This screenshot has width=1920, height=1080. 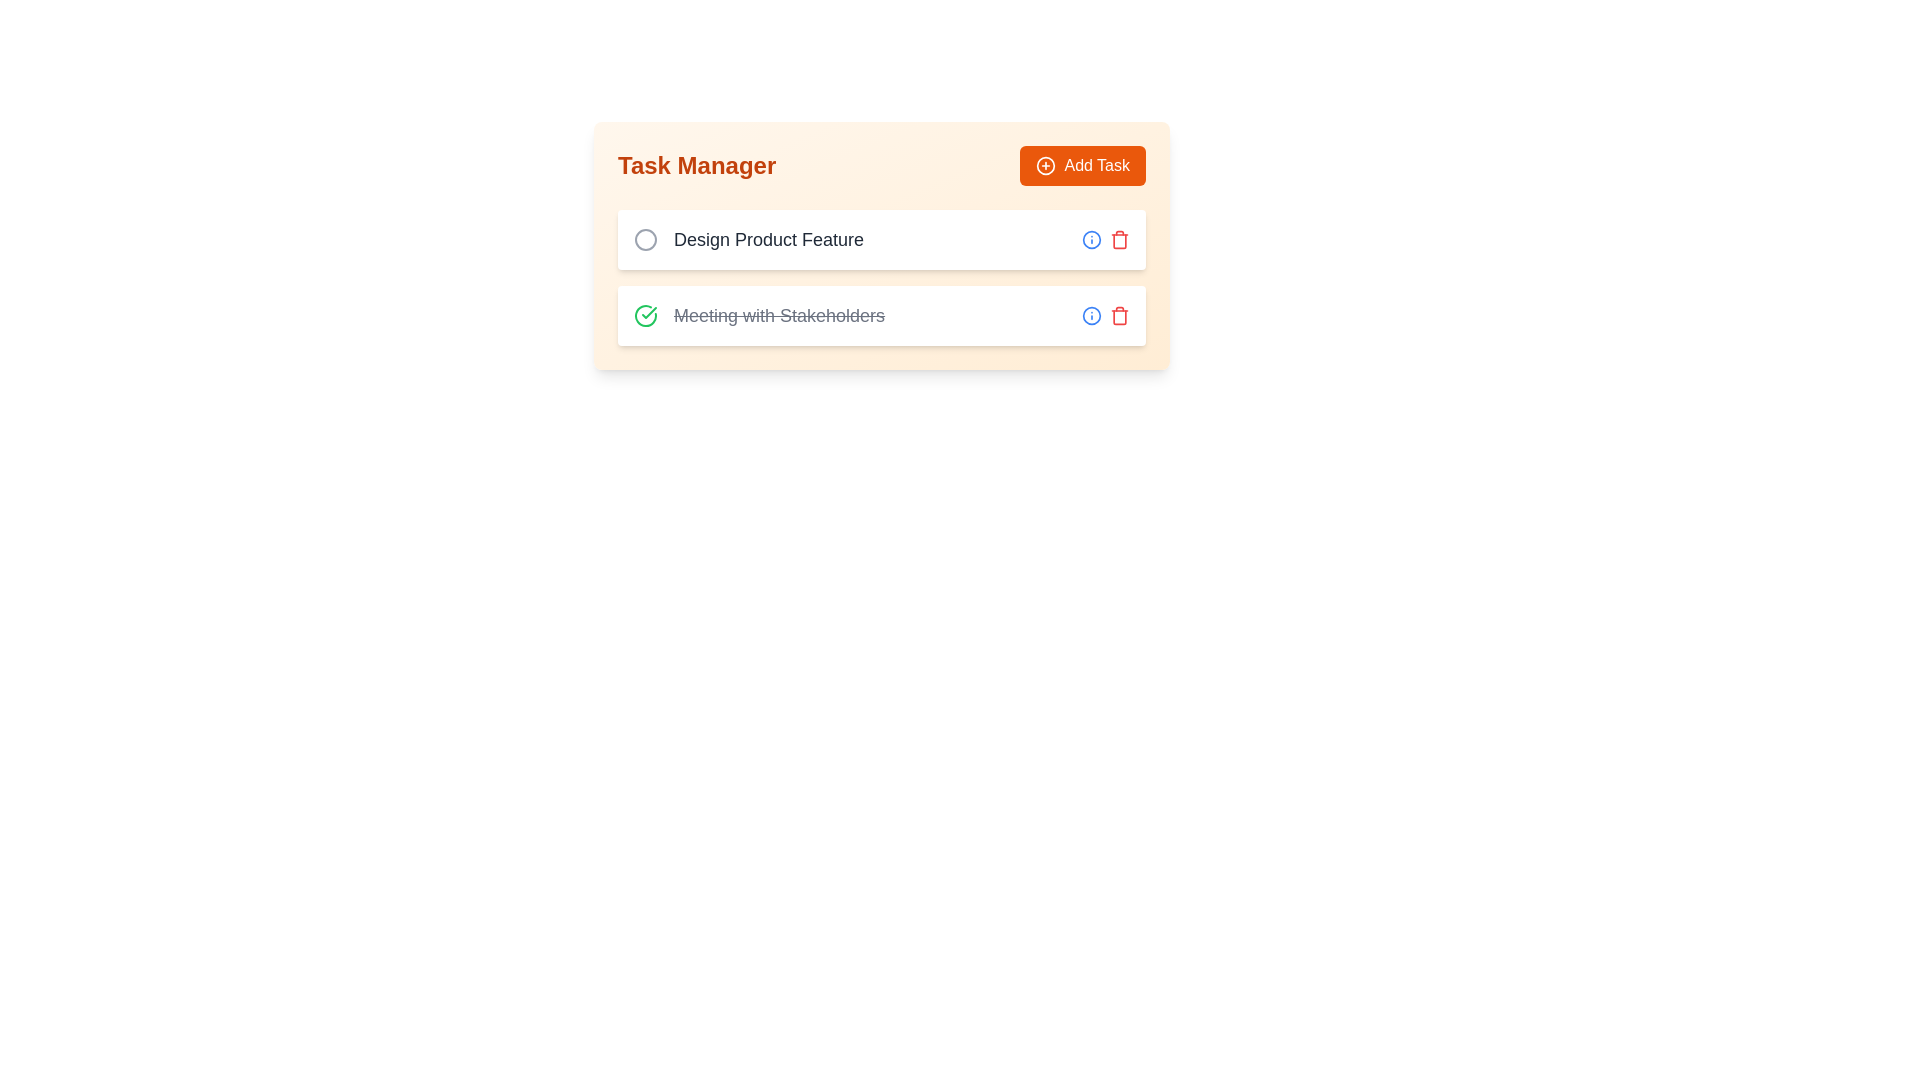 What do you see at coordinates (646, 315) in the screenshot?
I see `the decorative graphic within the circular checkmark icon that is positioned to the left of the 'Meeting with Stakeholders' text in the task manager interface` at bounding box center [646, 315].